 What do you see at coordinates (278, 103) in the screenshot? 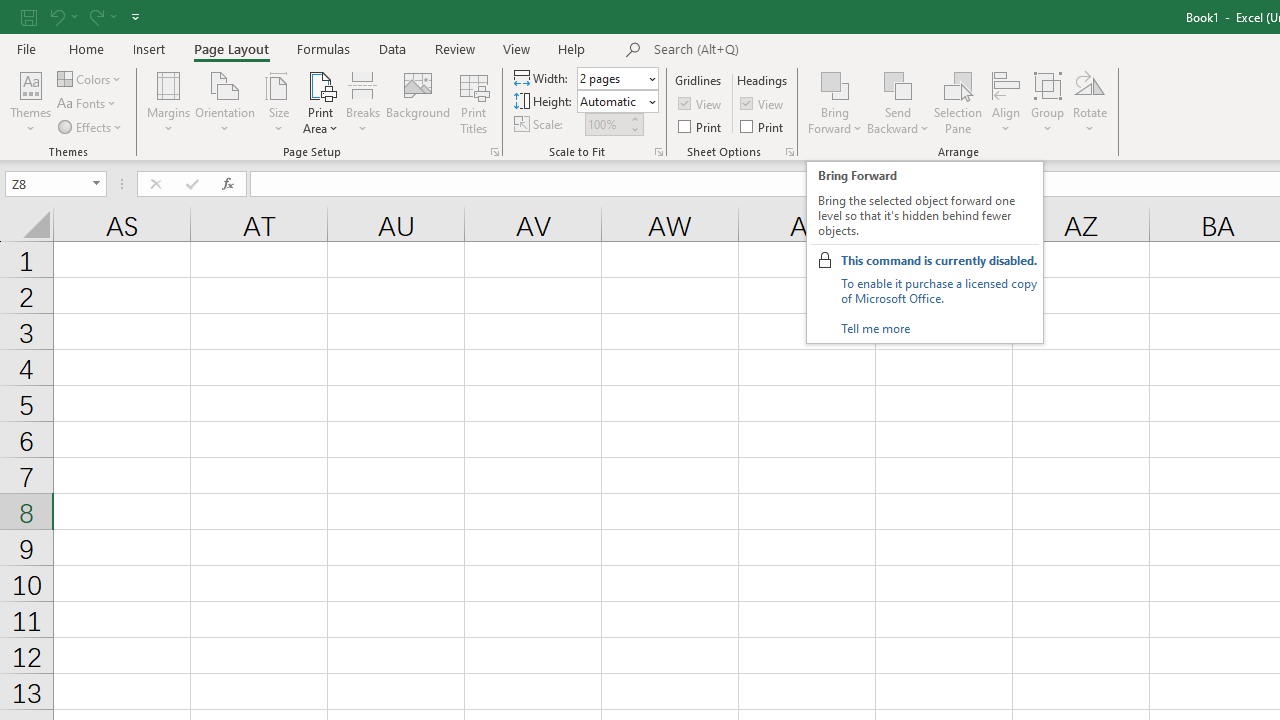
I see `'Size'` at bounding box center [278, 103].